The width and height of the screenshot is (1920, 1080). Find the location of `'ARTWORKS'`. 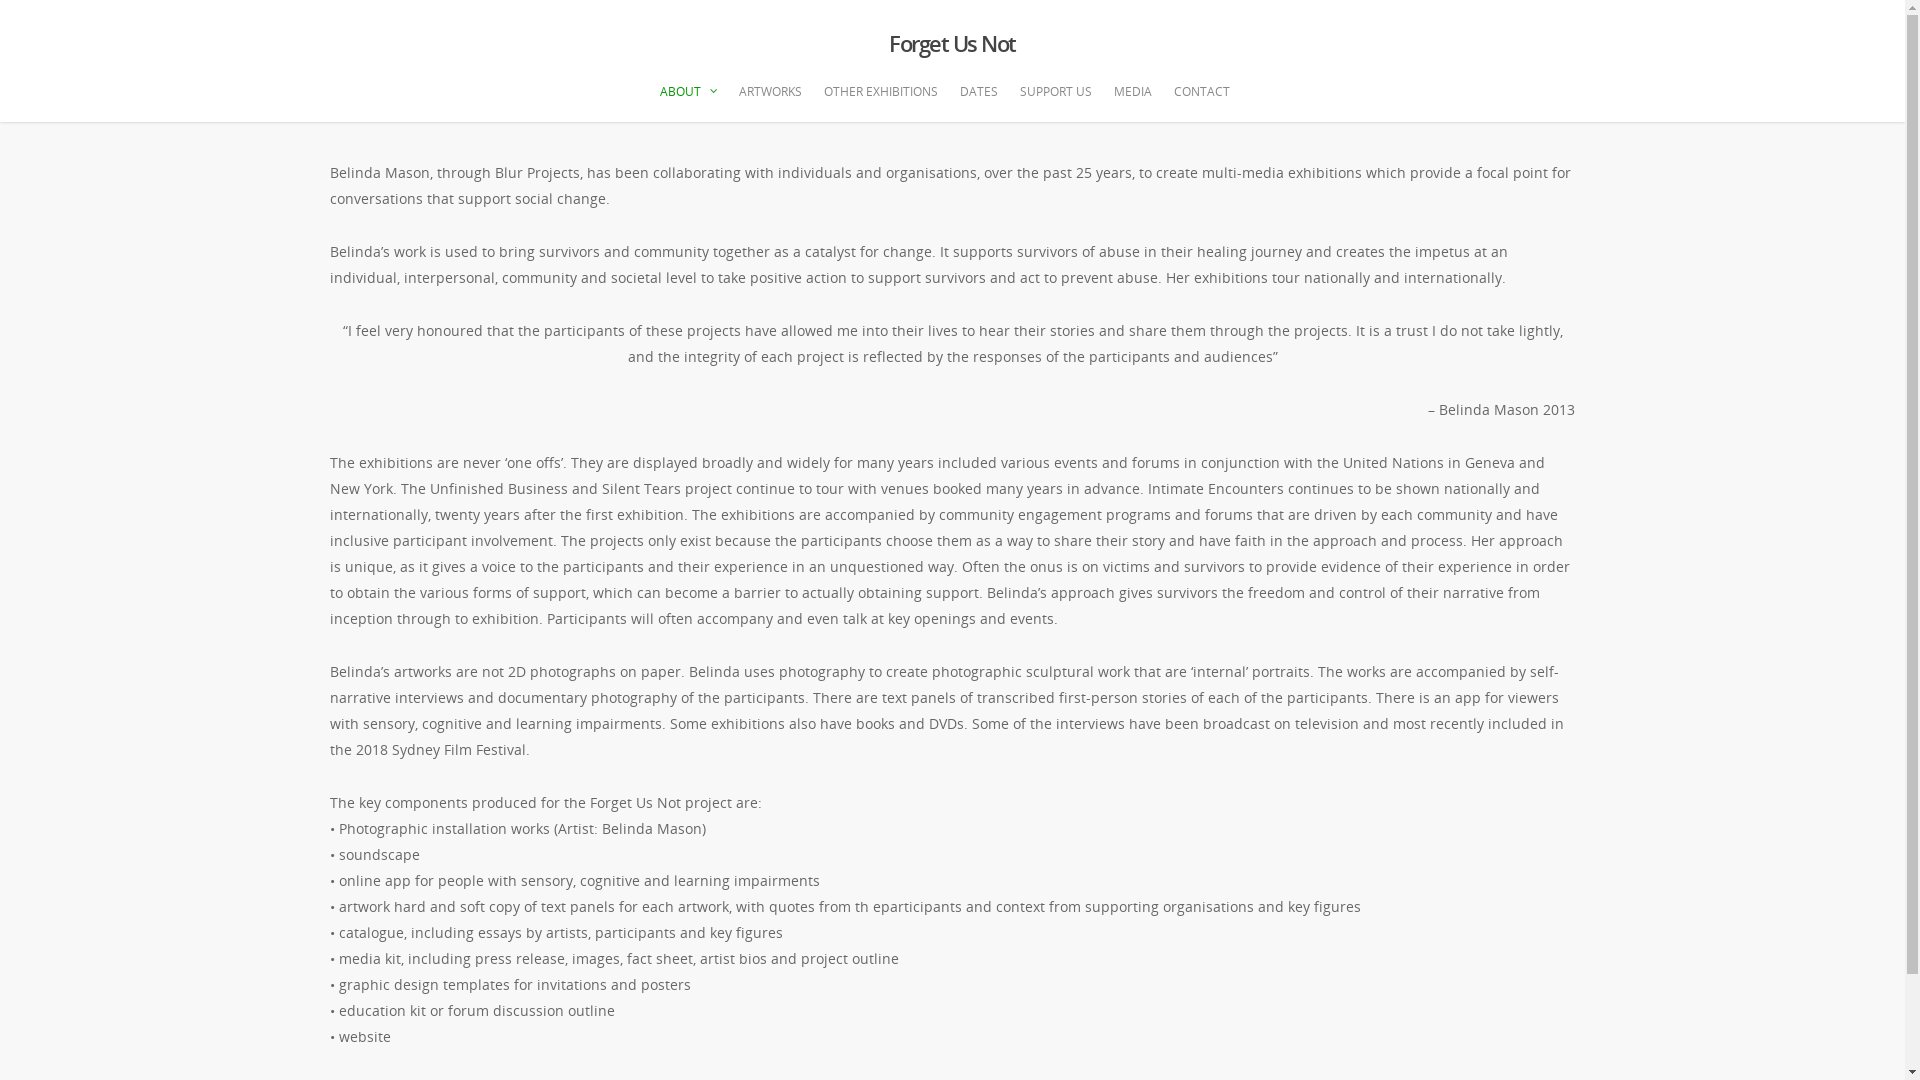

'ARTWORKS' is located at coordinates (769, 101).